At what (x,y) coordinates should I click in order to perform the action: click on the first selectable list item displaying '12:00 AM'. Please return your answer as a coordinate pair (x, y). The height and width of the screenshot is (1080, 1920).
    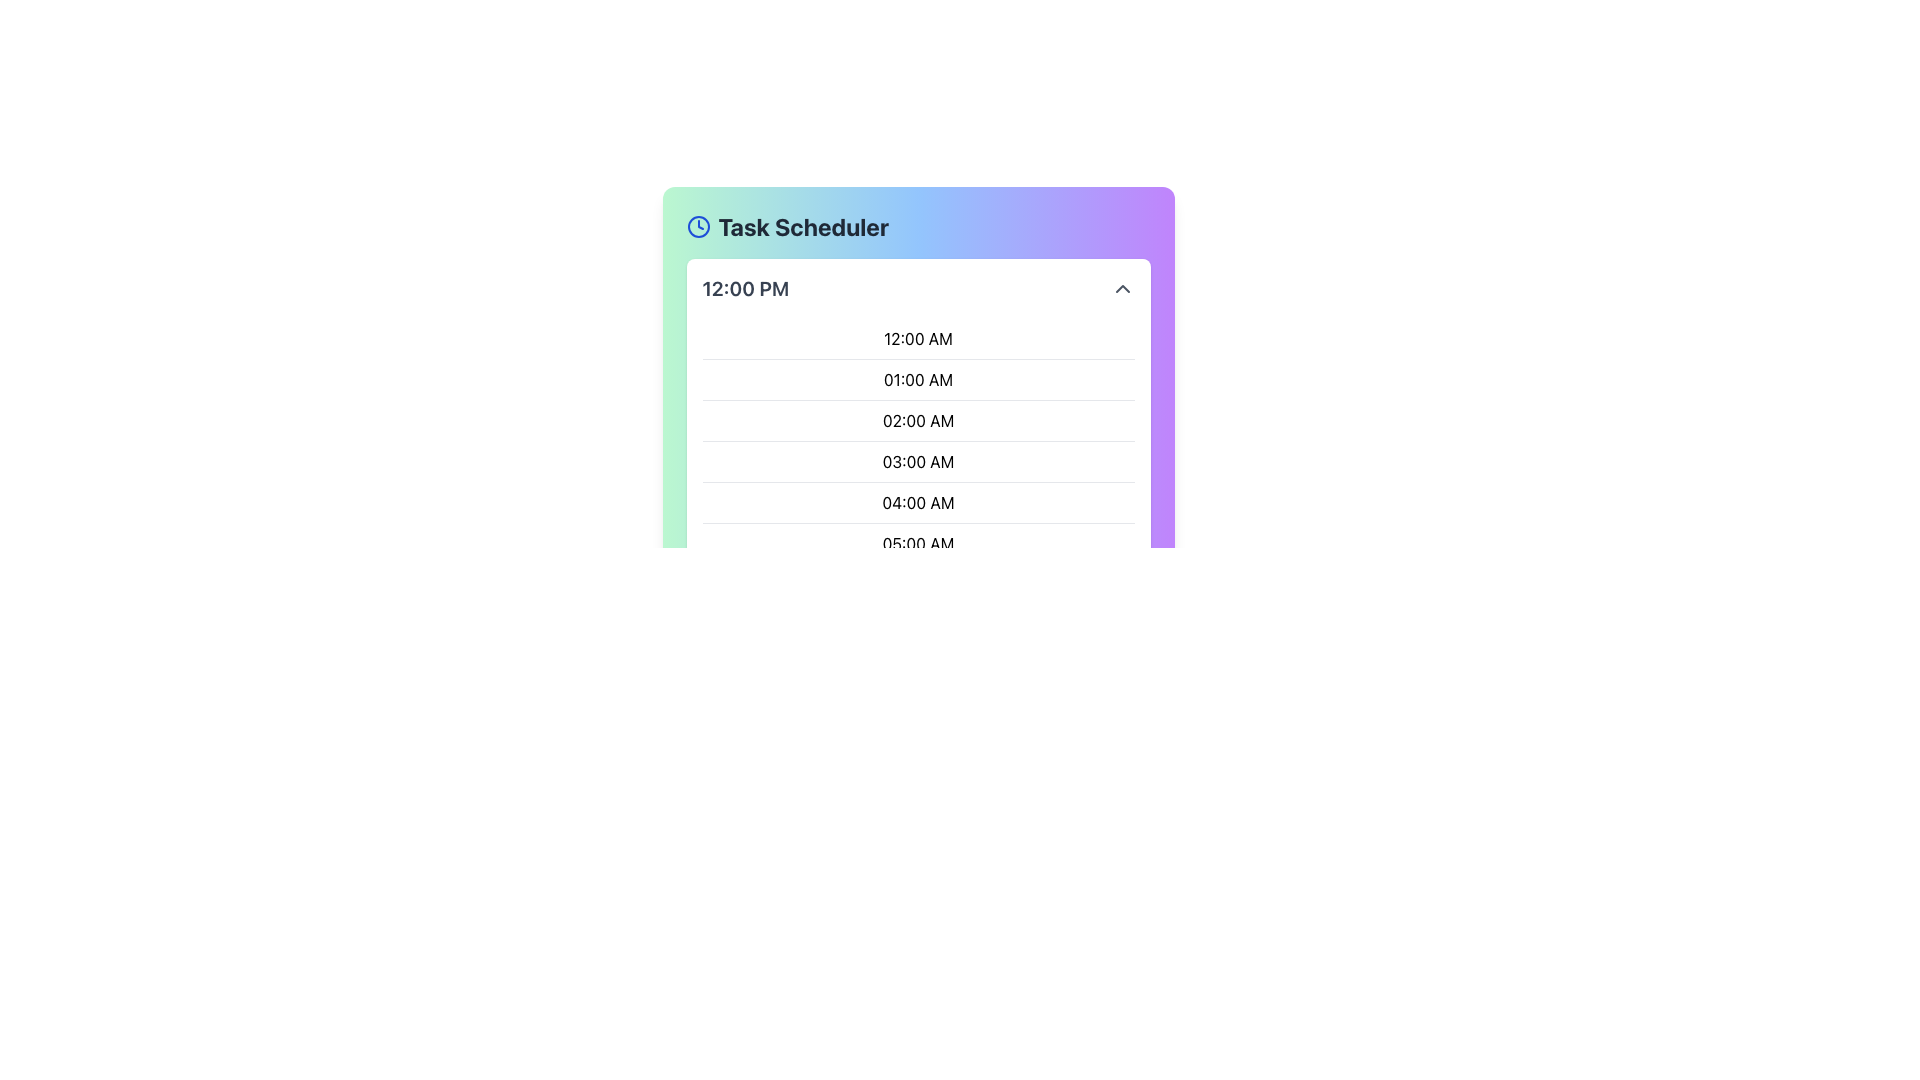
    Looking at the image, I should click on (917, 338).